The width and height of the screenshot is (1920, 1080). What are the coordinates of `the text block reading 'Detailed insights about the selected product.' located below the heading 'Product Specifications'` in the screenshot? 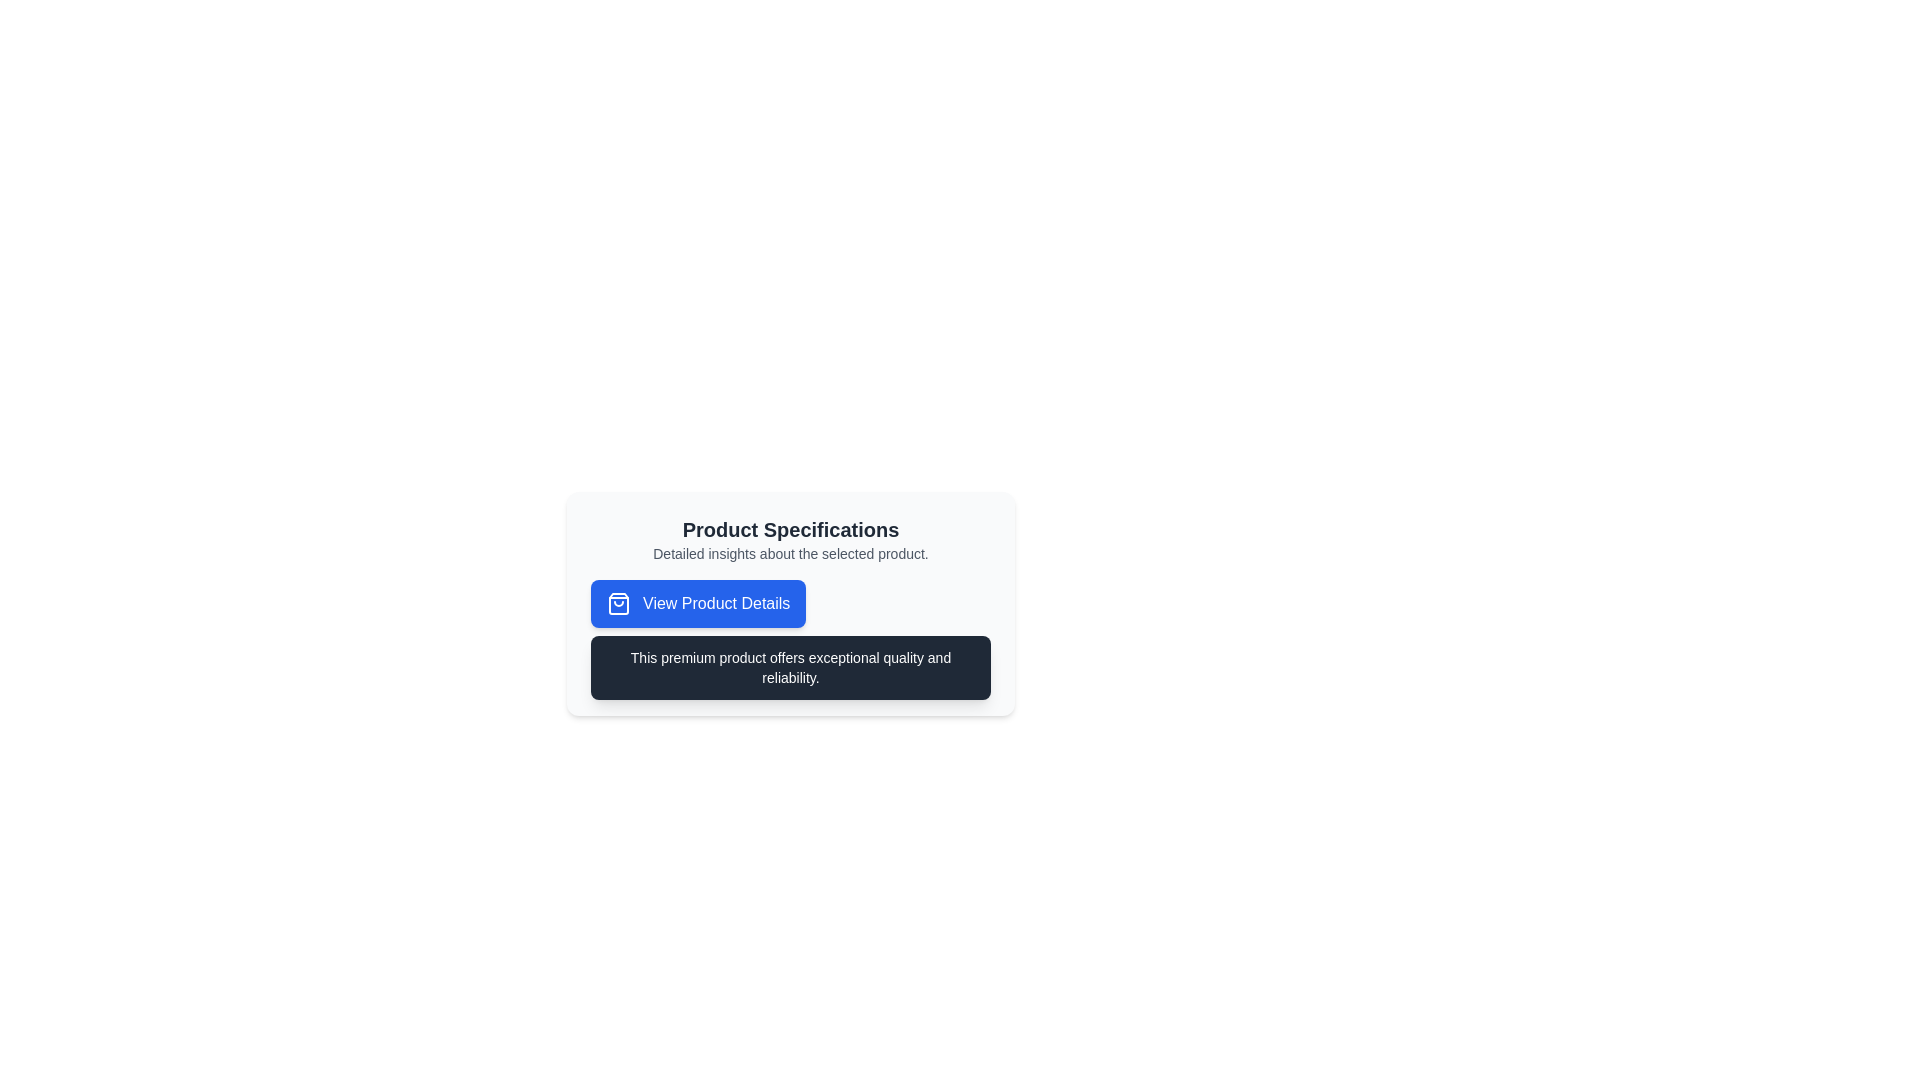 It's located at (790, 554).